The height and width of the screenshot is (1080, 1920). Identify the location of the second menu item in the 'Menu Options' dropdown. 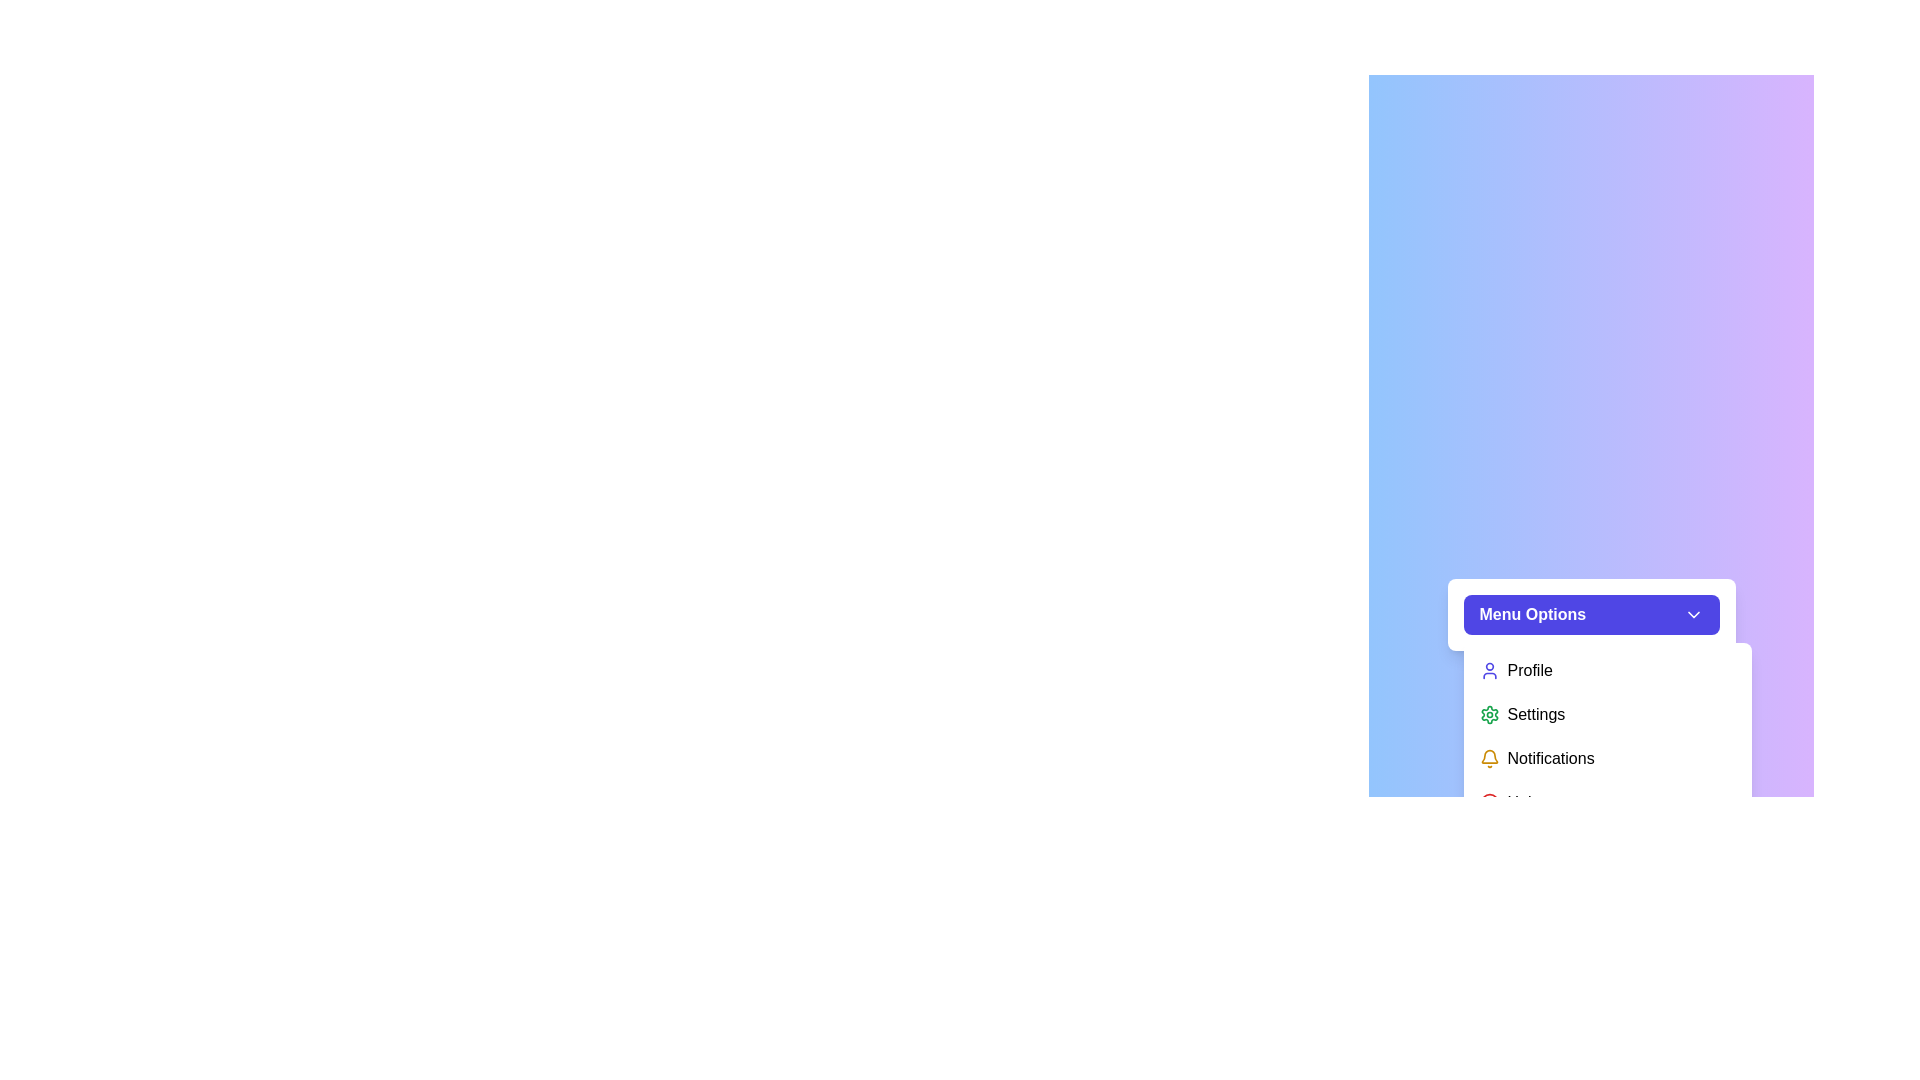
(1607, 713).